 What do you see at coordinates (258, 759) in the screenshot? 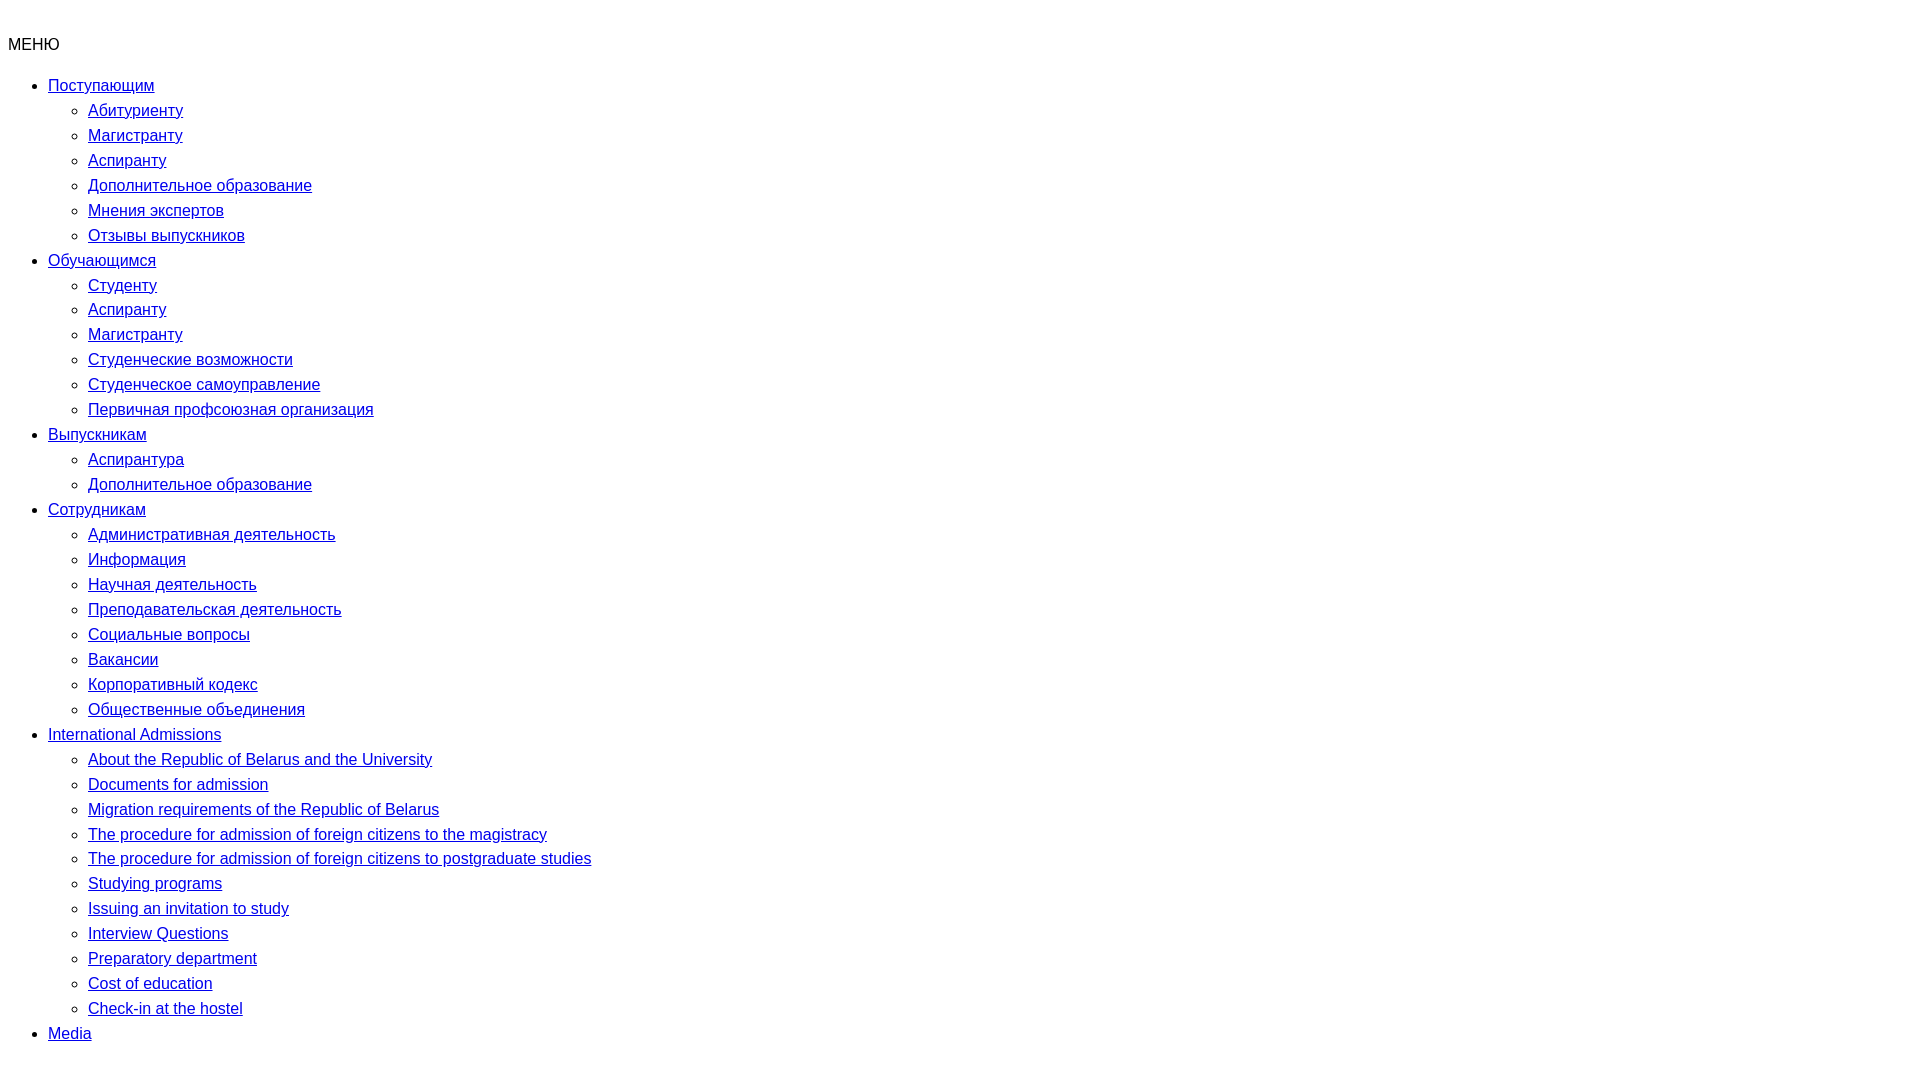
I see `'About the Republic of Belarus and the University'` at bounding box center [258, 759].